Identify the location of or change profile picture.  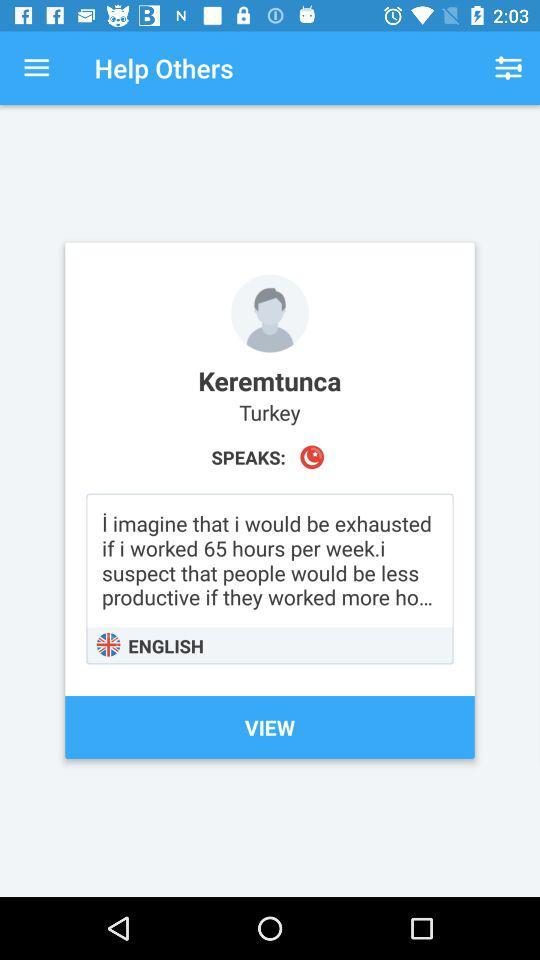
(270, 313).